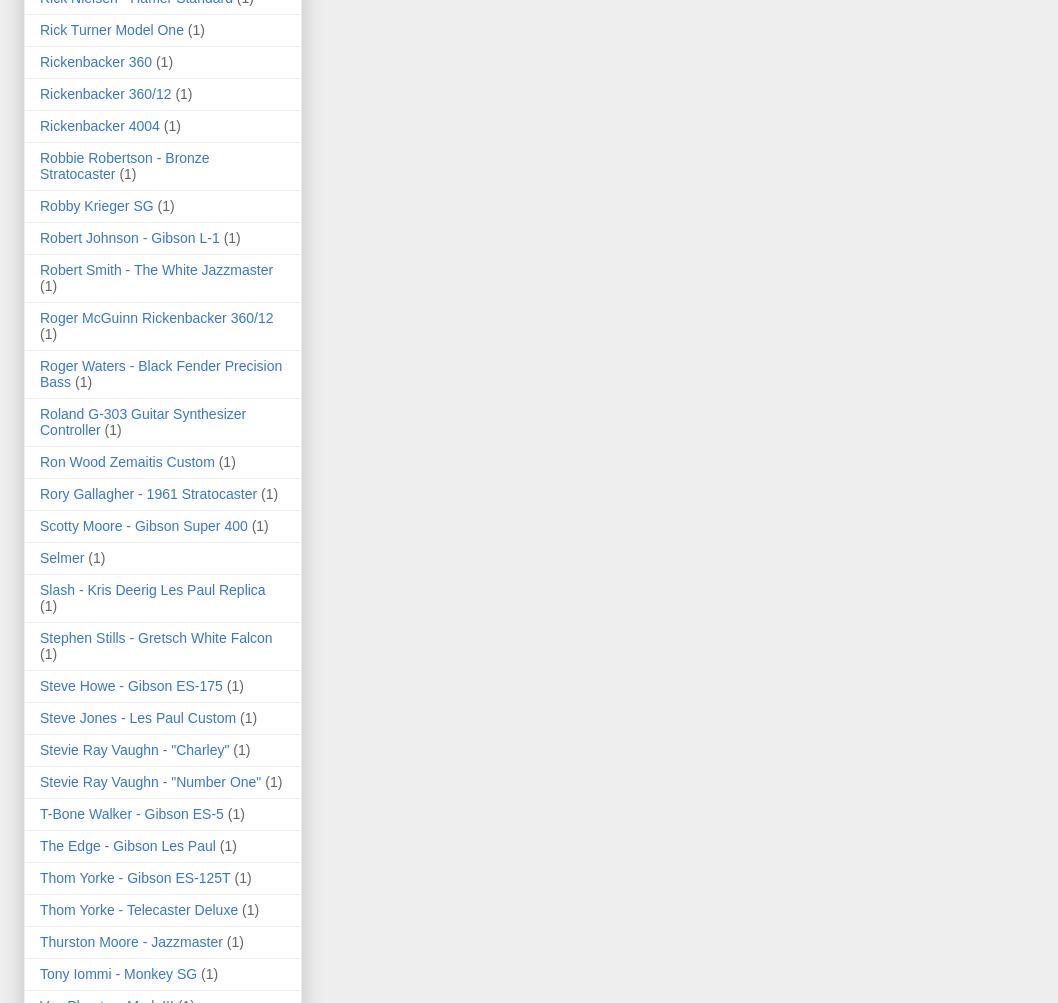 The height and width of the screenshot is (1003, 1058). What do you see at coordinates (129, 940) in the screenshot?
I see `'Thurston Moore - Jazzmaster'` at bounding box center [129, 940].